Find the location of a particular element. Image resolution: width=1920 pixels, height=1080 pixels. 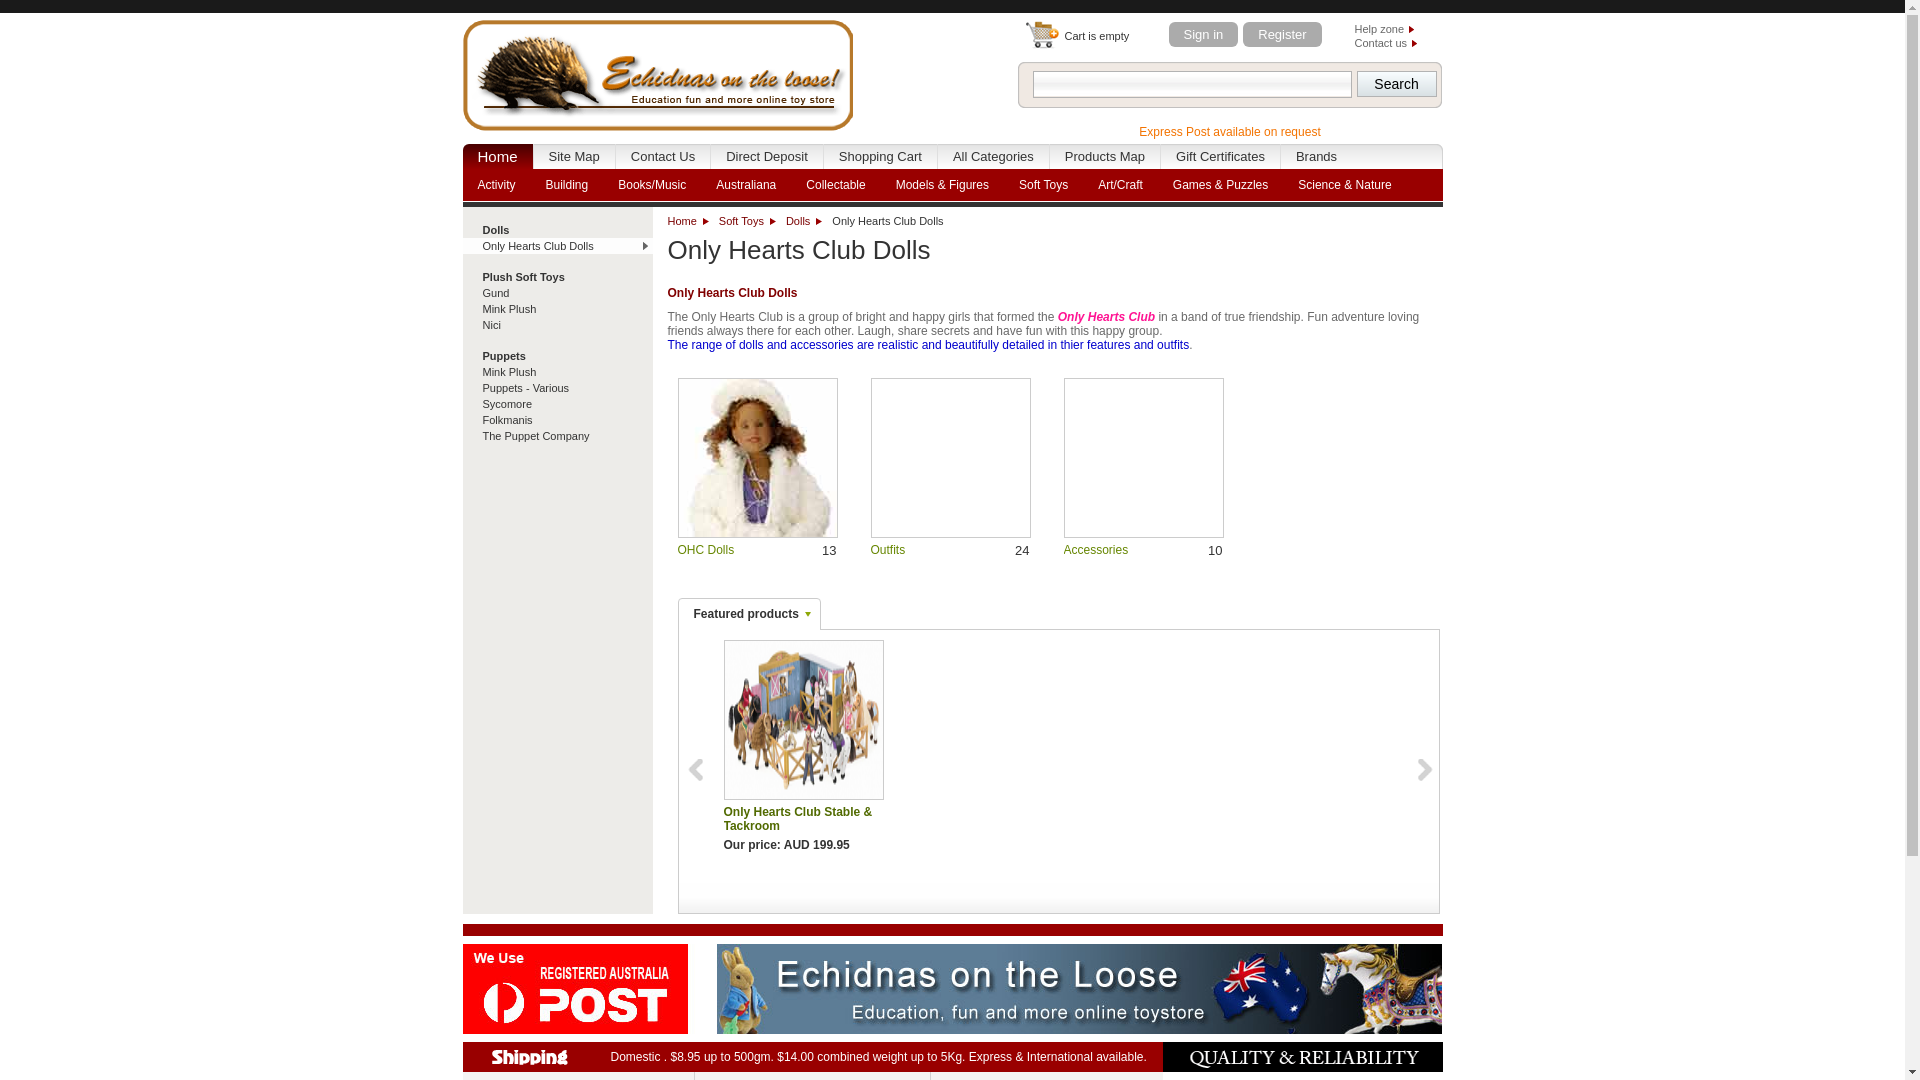

'Nici' is located at coordinates (460, 323).